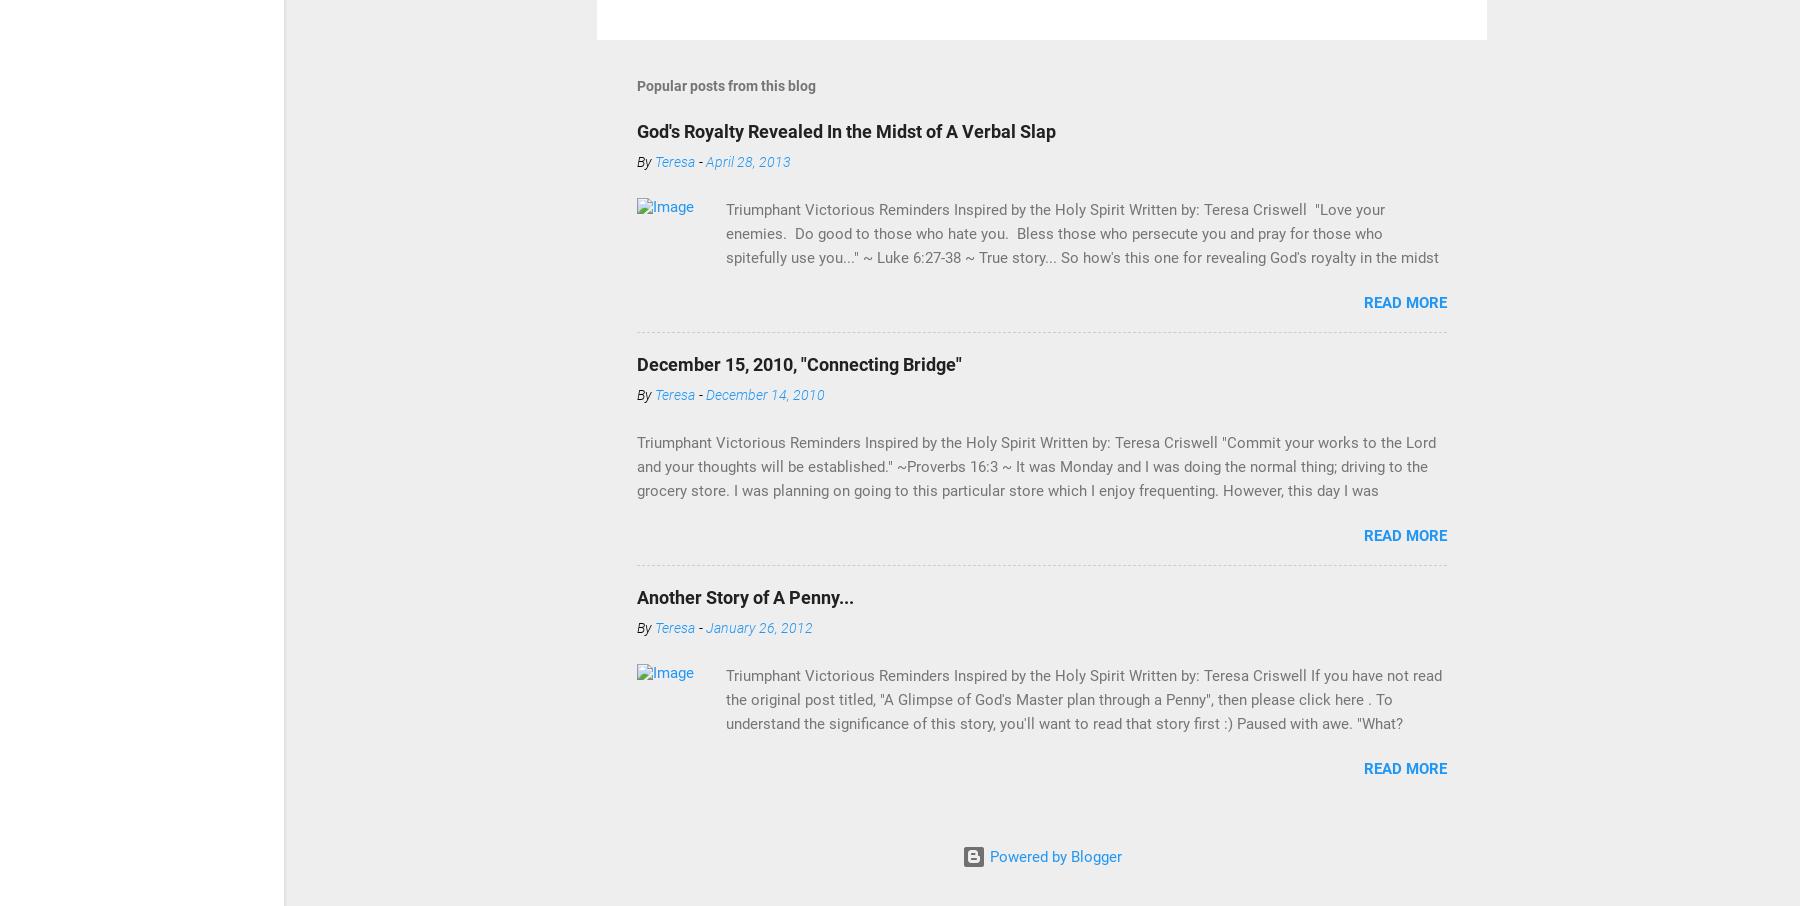  Describe the element at coordinates (846, 130) in the screenshot. I see `'God's Royalty Revealed In the Midst of A Verbal Slap'` at that location.